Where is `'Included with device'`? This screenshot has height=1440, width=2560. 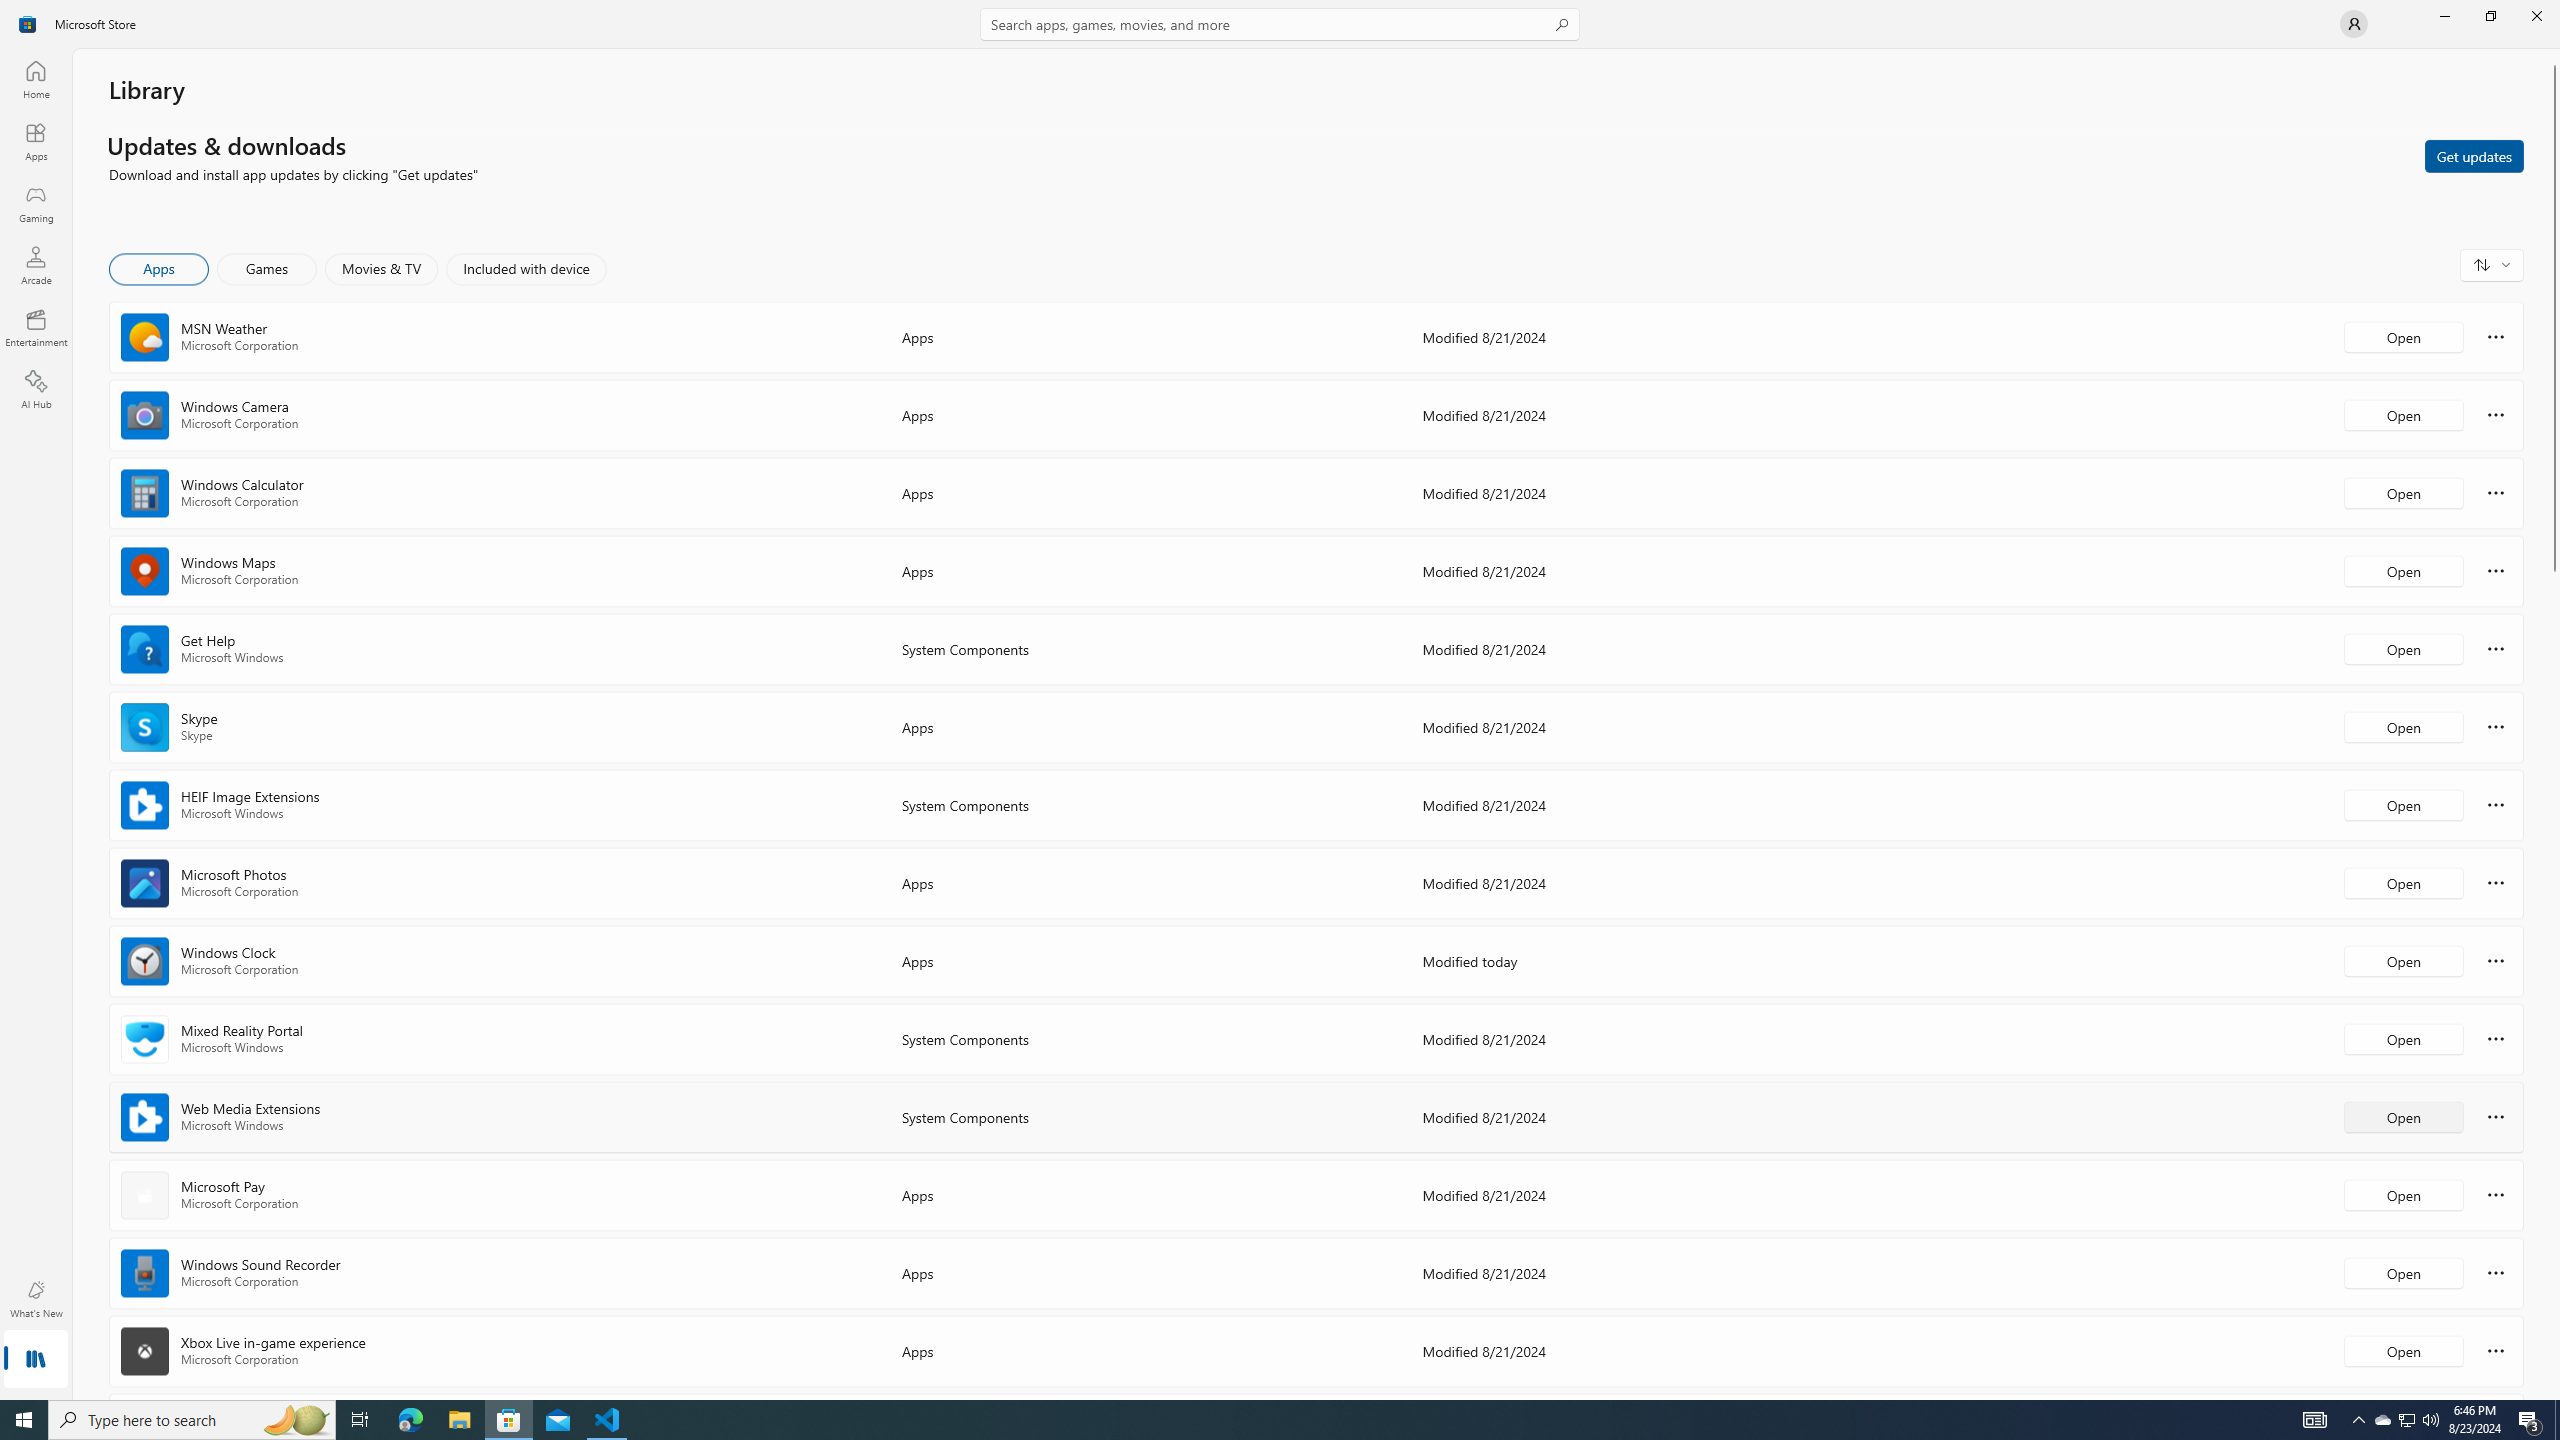
'Included with device' is located at coordinates (525, 268).